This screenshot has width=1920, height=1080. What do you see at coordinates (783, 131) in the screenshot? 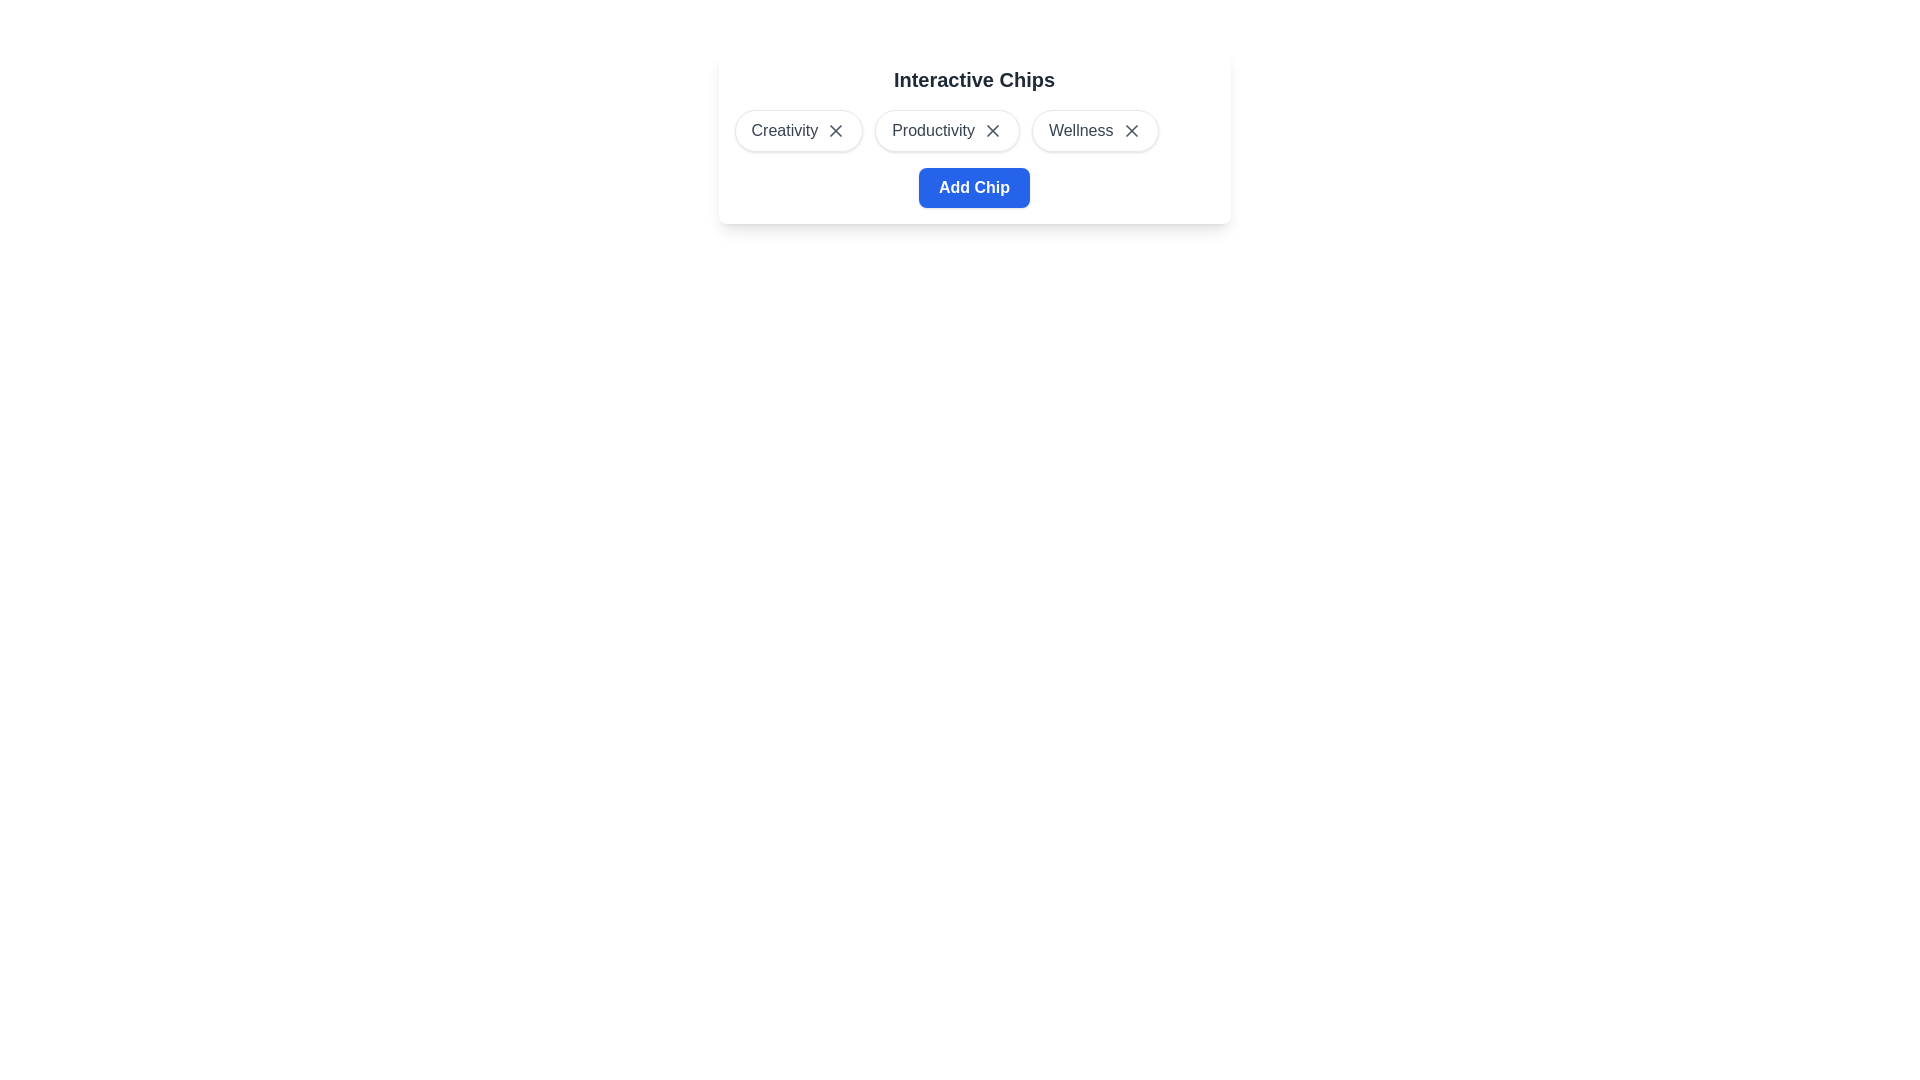
I see `text 'Creativity' displayed in gray with medium font weight, centered within its interactive chip component` at bounding box center [783, 131].